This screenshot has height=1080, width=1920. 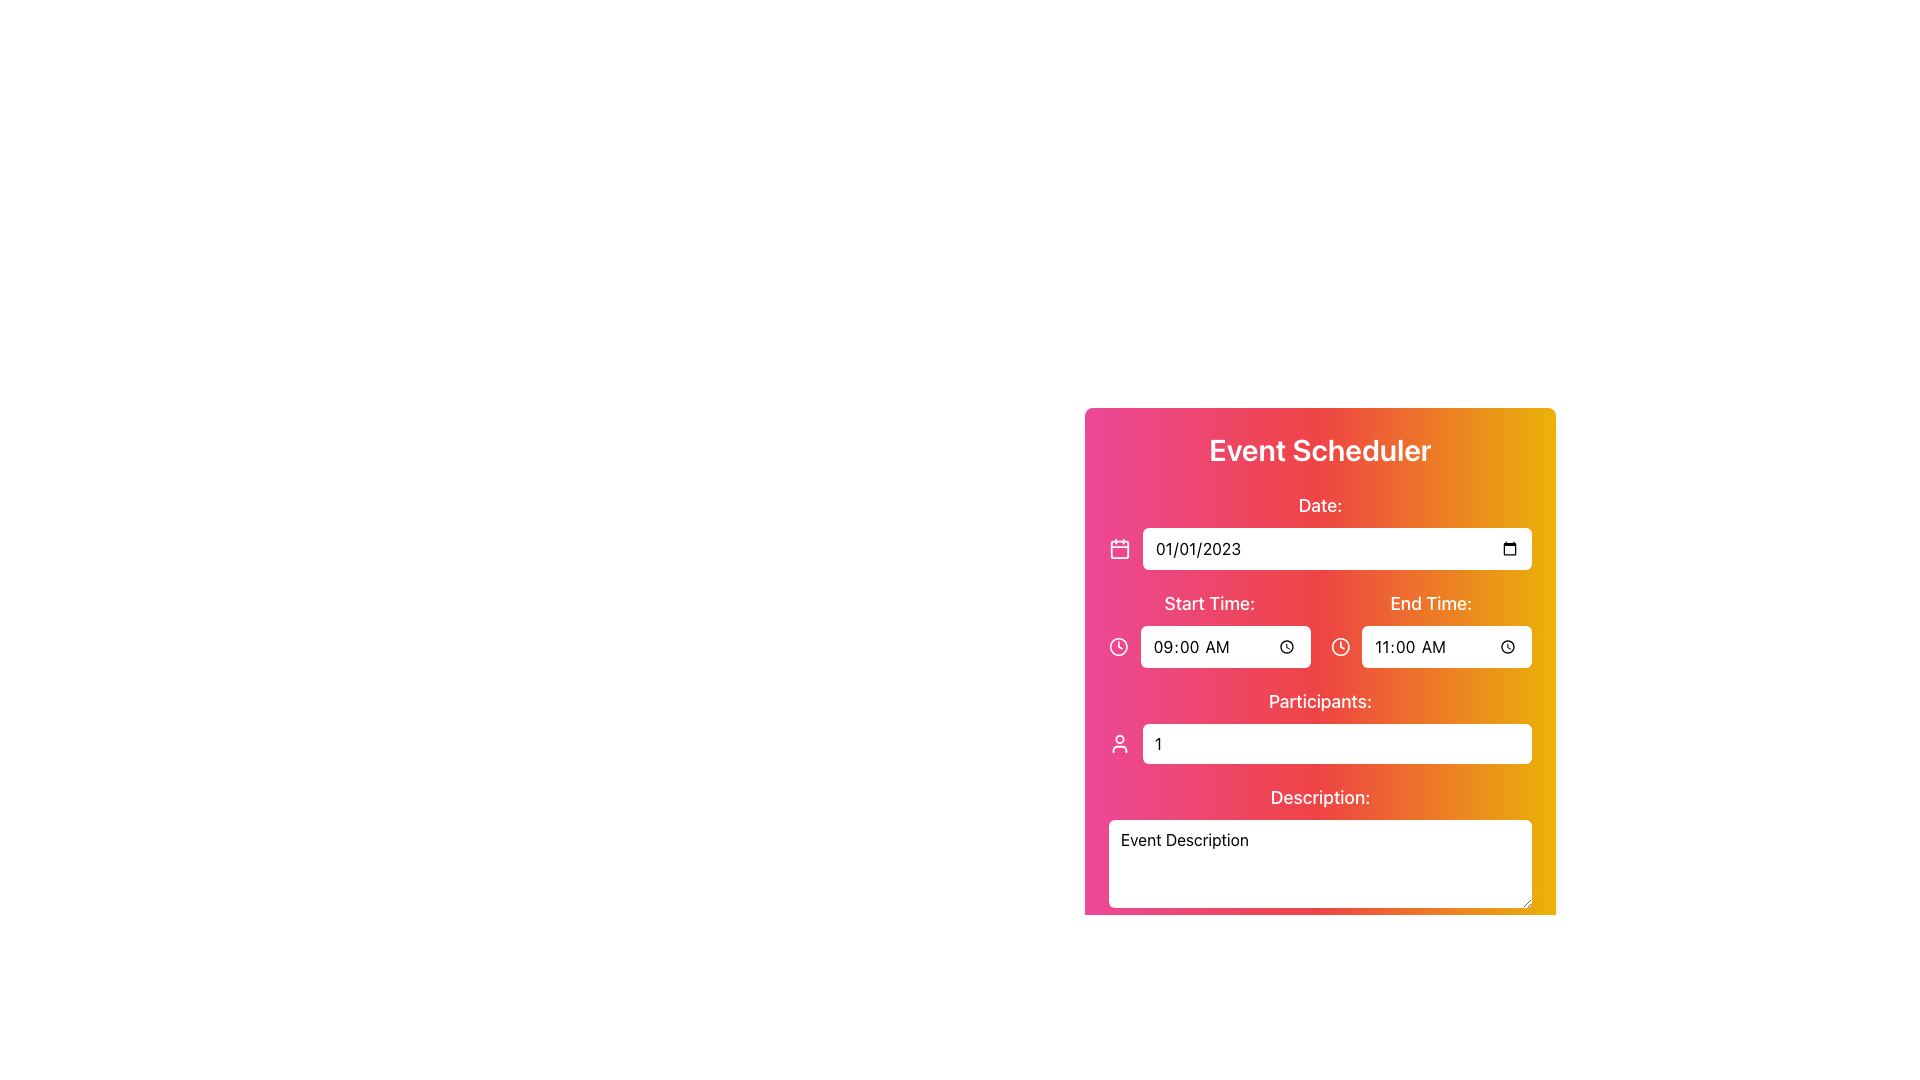 What do you see at coordinates (1320, 848) in the screenshot?
I see `the labeled input textarea for event description, which is the fifth section in a vertically stacked list of form fields, positioned below the 'Participants:' input field and above the 'Confirm' button` at bounding box center [1320, 848].